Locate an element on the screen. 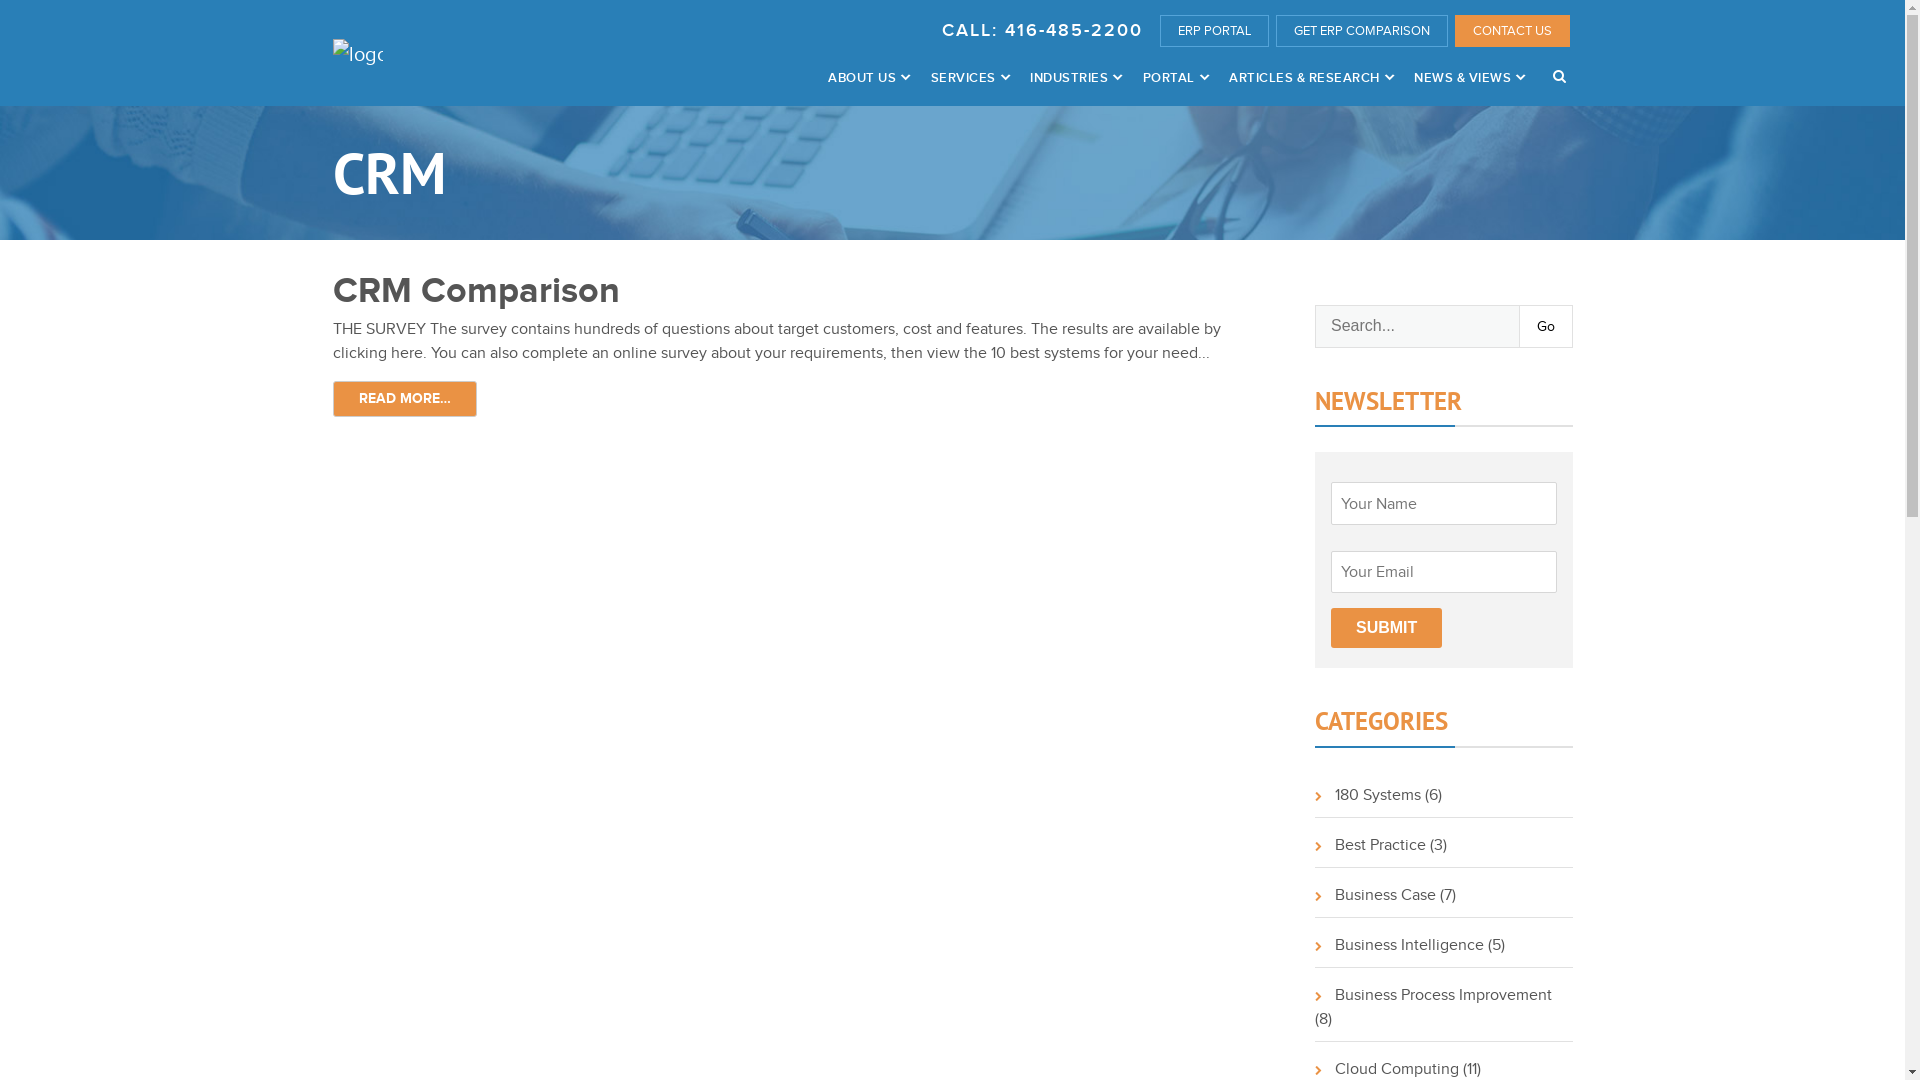  '180 Systems' is located at coordinates (1367, 793).